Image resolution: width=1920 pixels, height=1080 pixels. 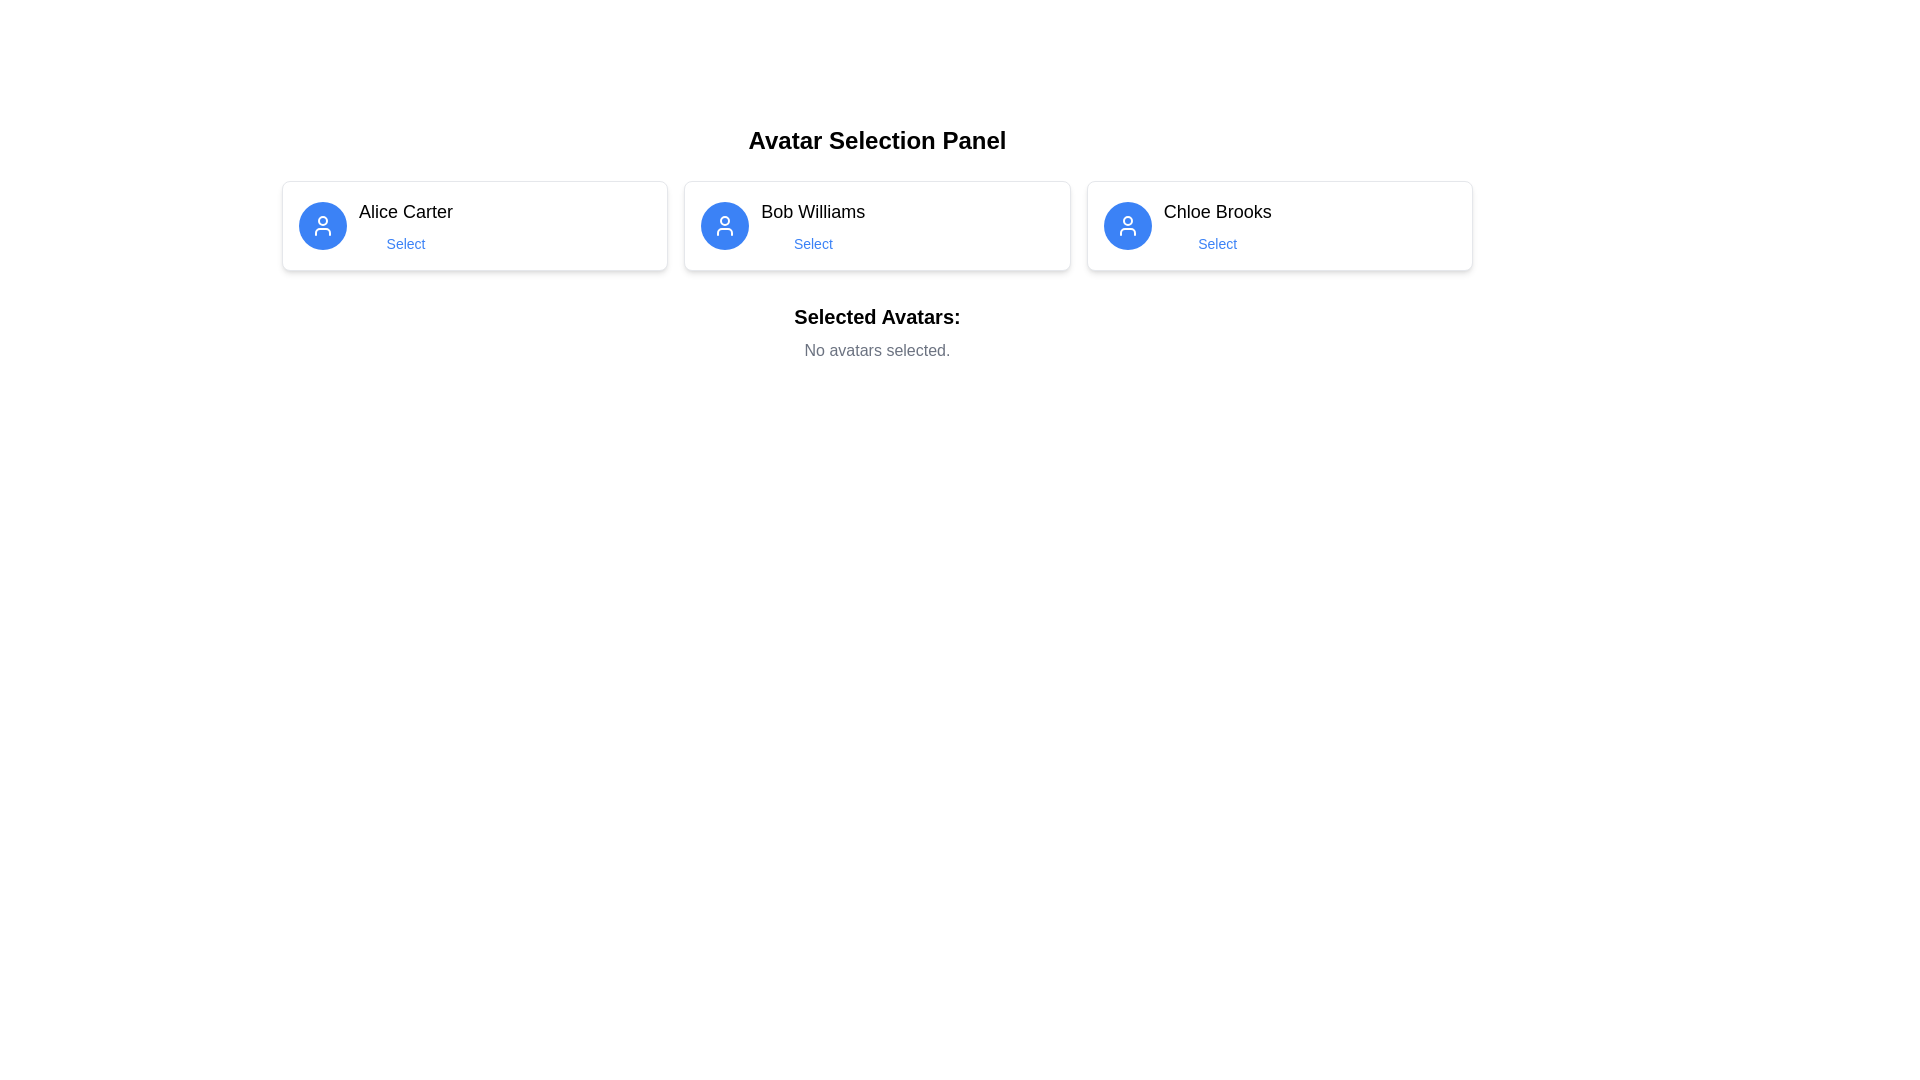 What do you see at coordinates (813, 242) in the screenshot?
I see `the interactive button associated with user 'Bob Williams' to change its color` at bounding box center [813, 242].